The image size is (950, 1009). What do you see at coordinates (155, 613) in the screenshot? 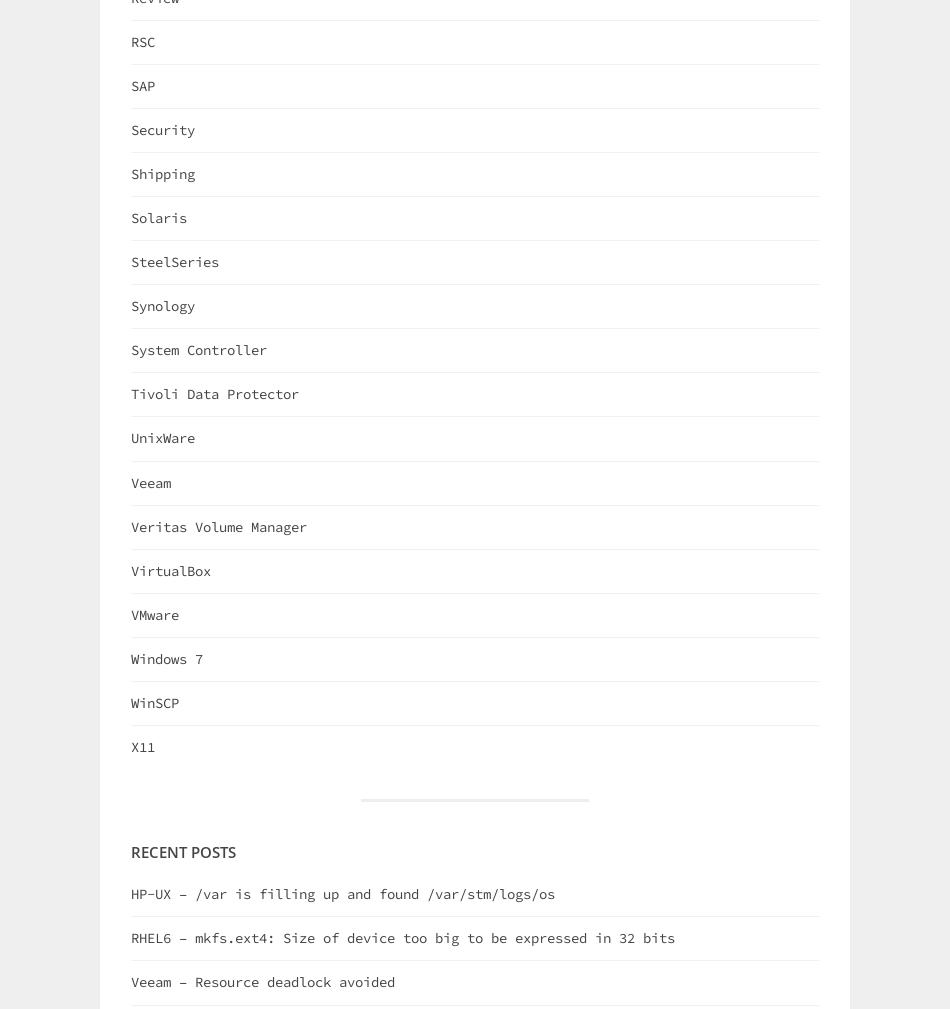
I see `'VMware'` at bounding box center [155, 613].